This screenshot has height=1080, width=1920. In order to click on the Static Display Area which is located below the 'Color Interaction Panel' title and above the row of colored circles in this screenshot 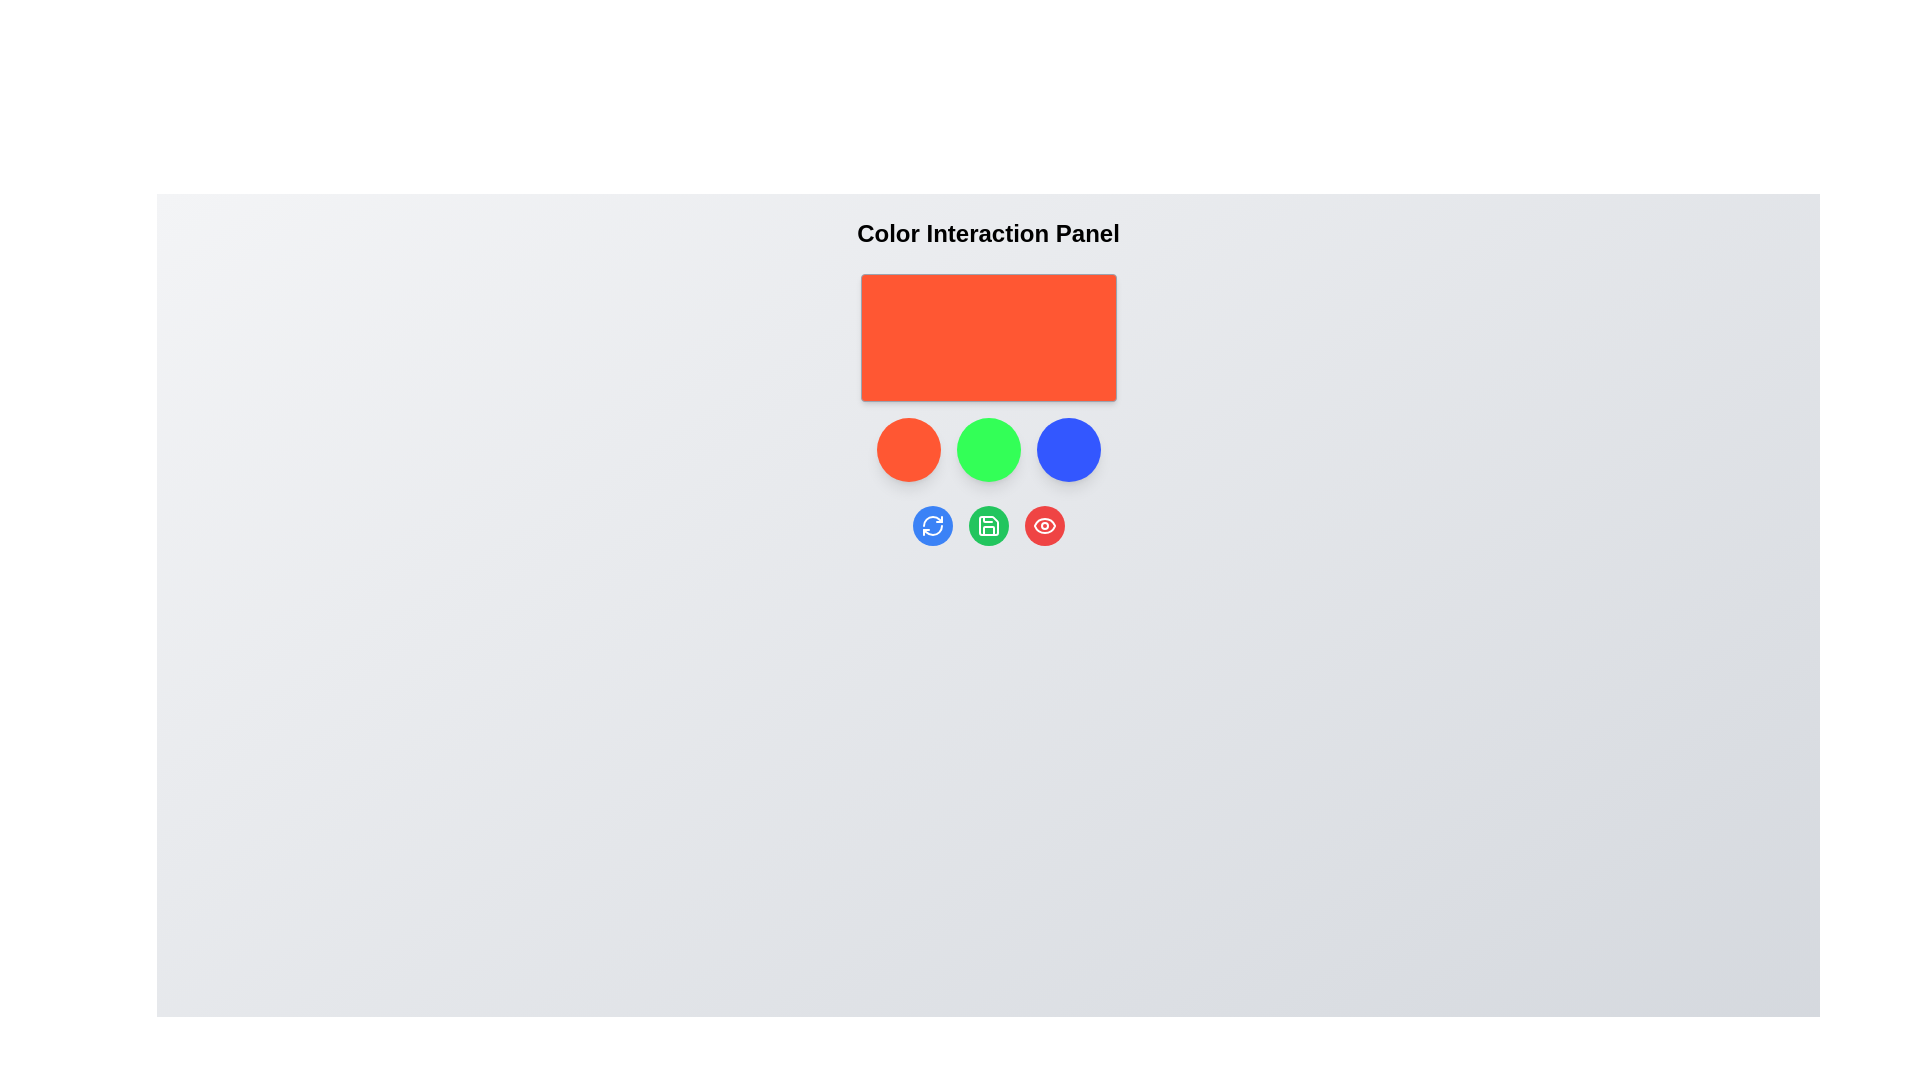, I will do `click(988, 337)`.